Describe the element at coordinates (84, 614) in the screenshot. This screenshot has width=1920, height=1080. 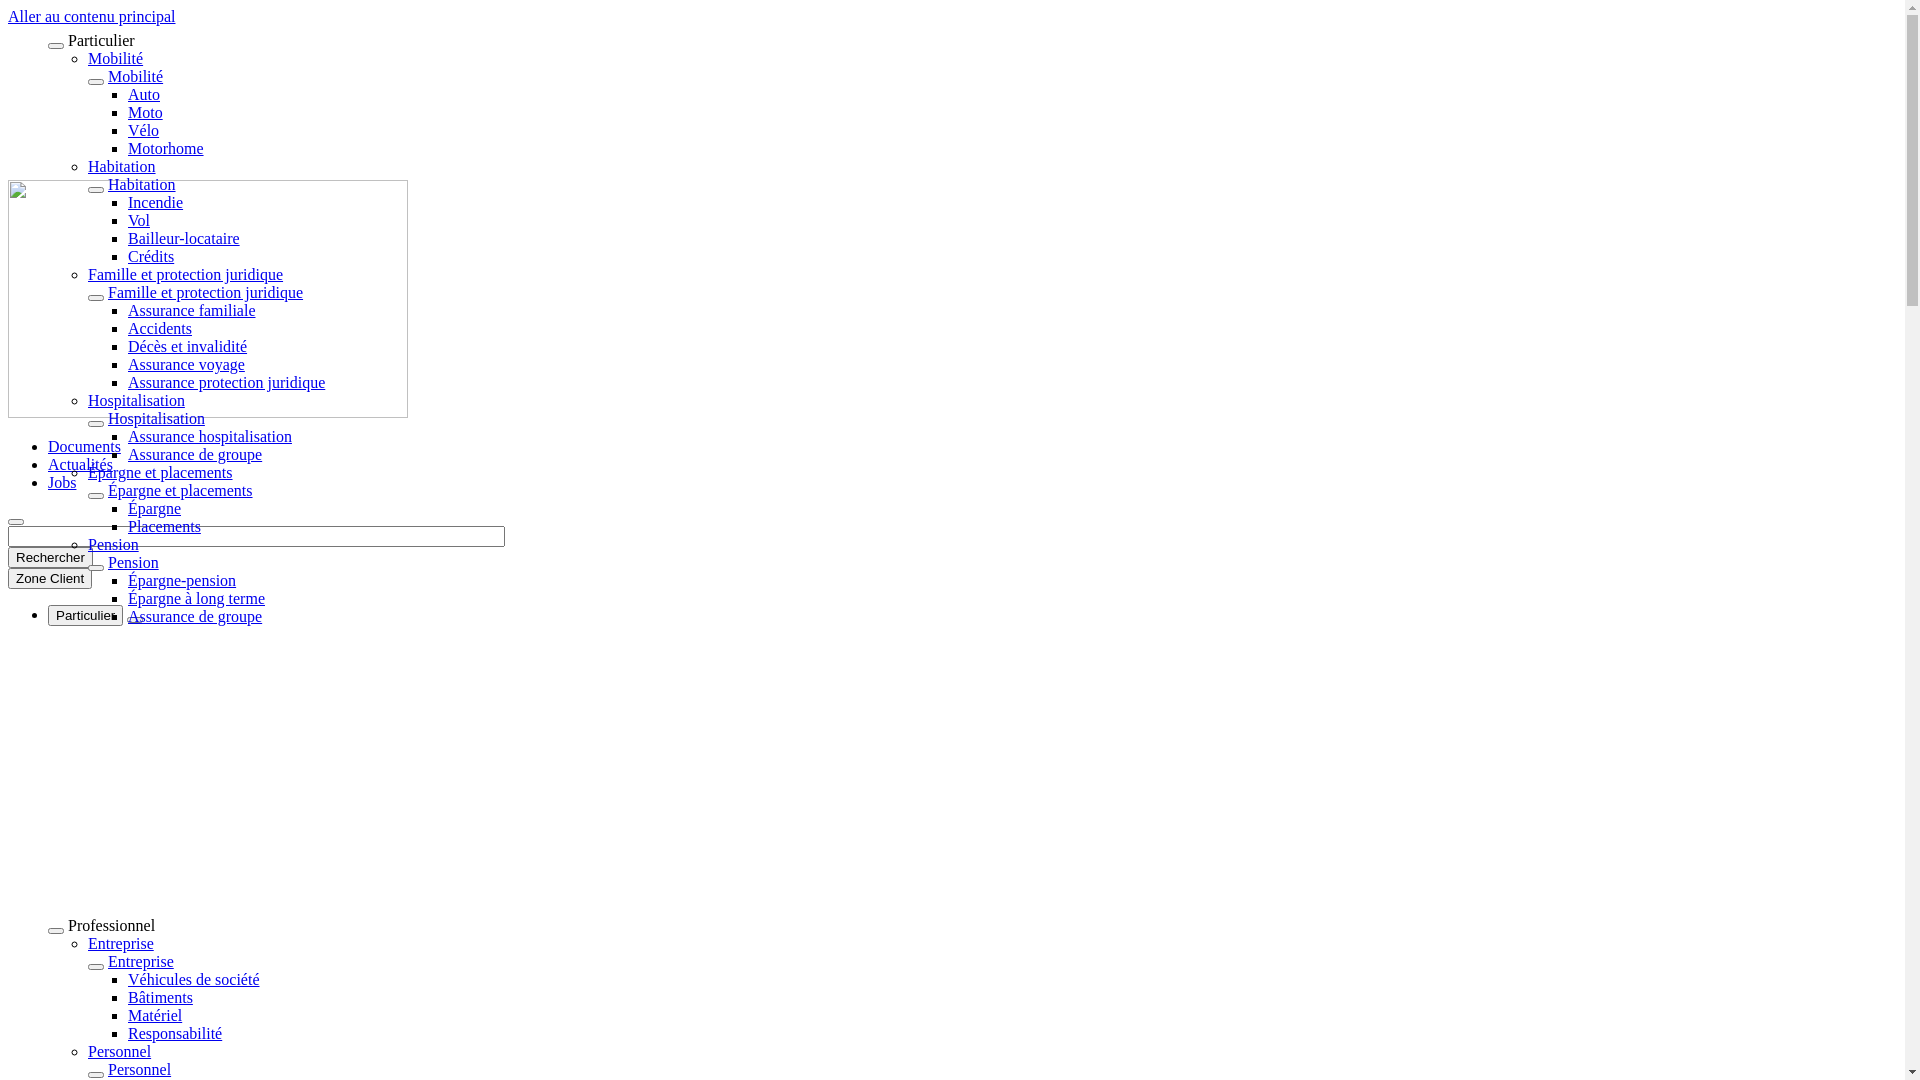
I see `'Particulier'` at that location.